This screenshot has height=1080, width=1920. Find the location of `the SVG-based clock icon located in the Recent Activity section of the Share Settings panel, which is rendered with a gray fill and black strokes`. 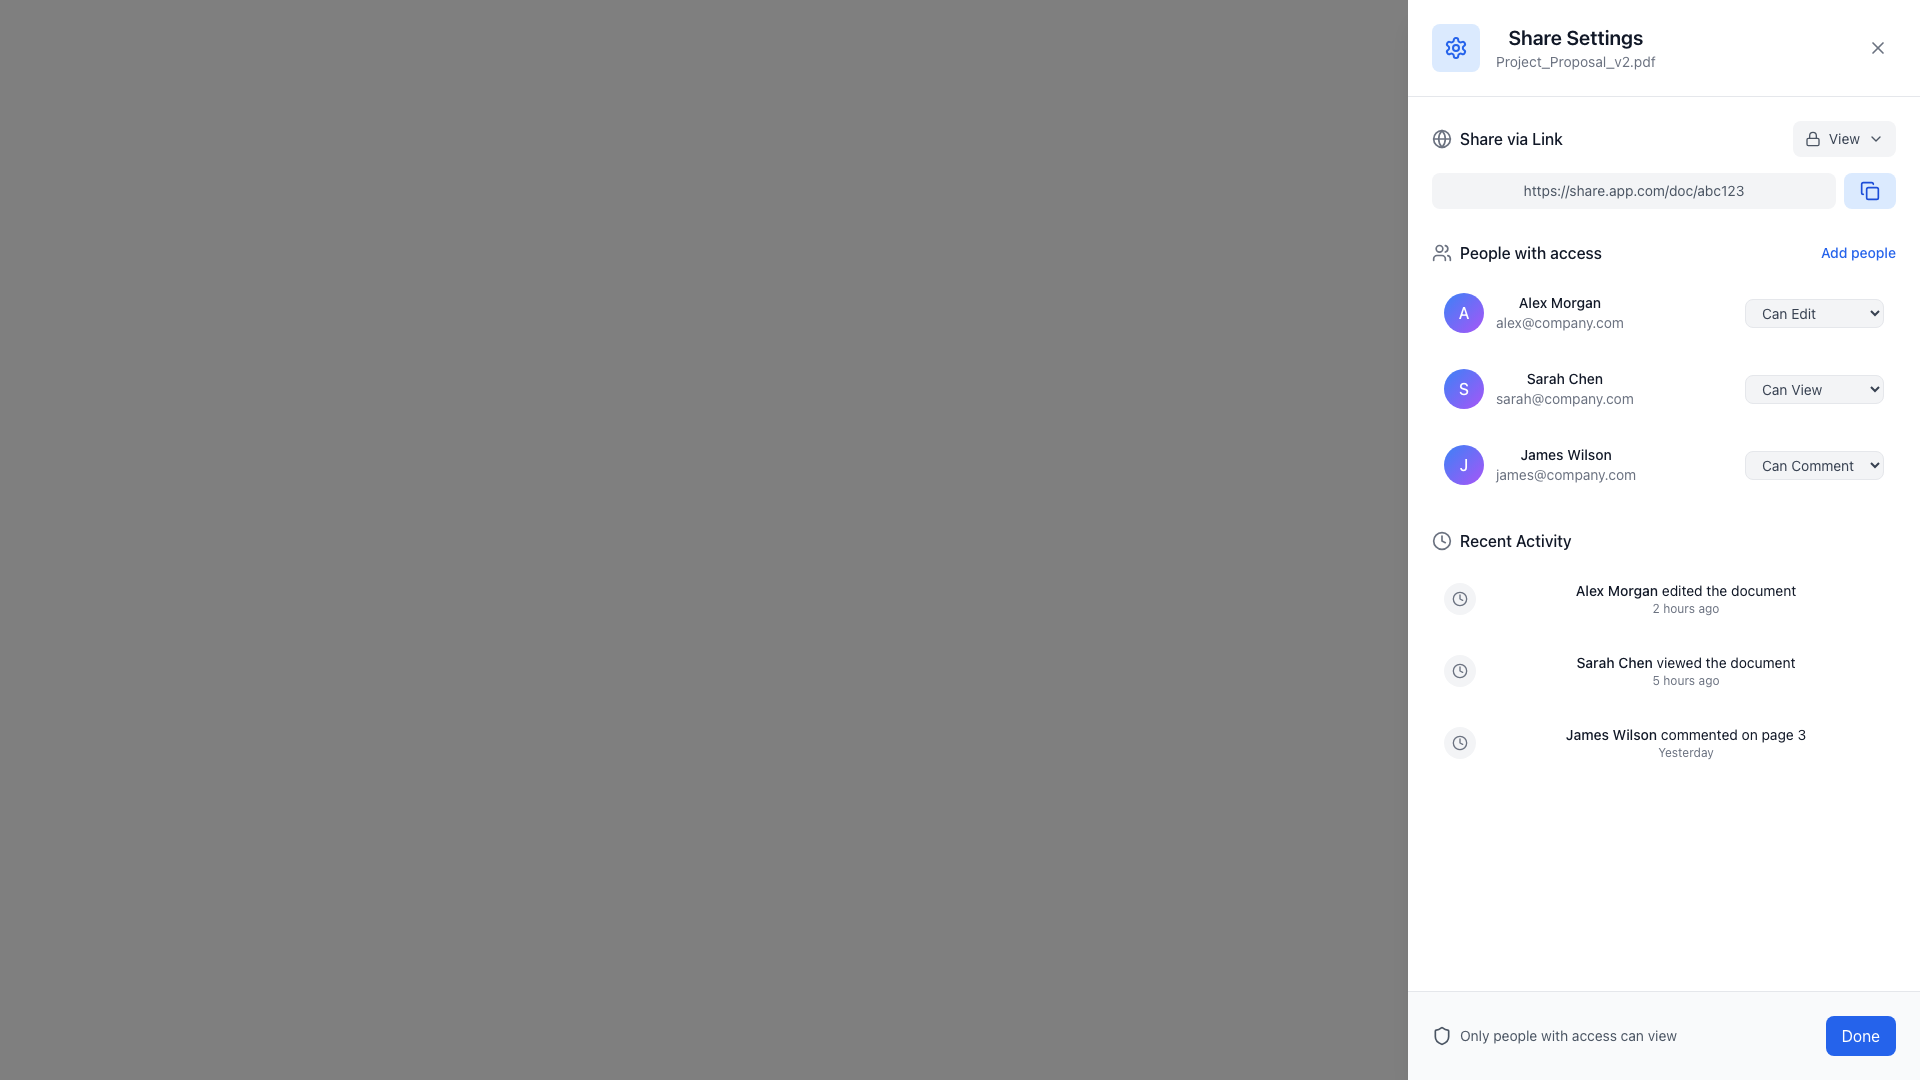

the SVG-based clock icon located in the Recent Activity section of the Share Settings panel, which is rendered with a gray fill and black strokes is located at coordinates (1459, 597).